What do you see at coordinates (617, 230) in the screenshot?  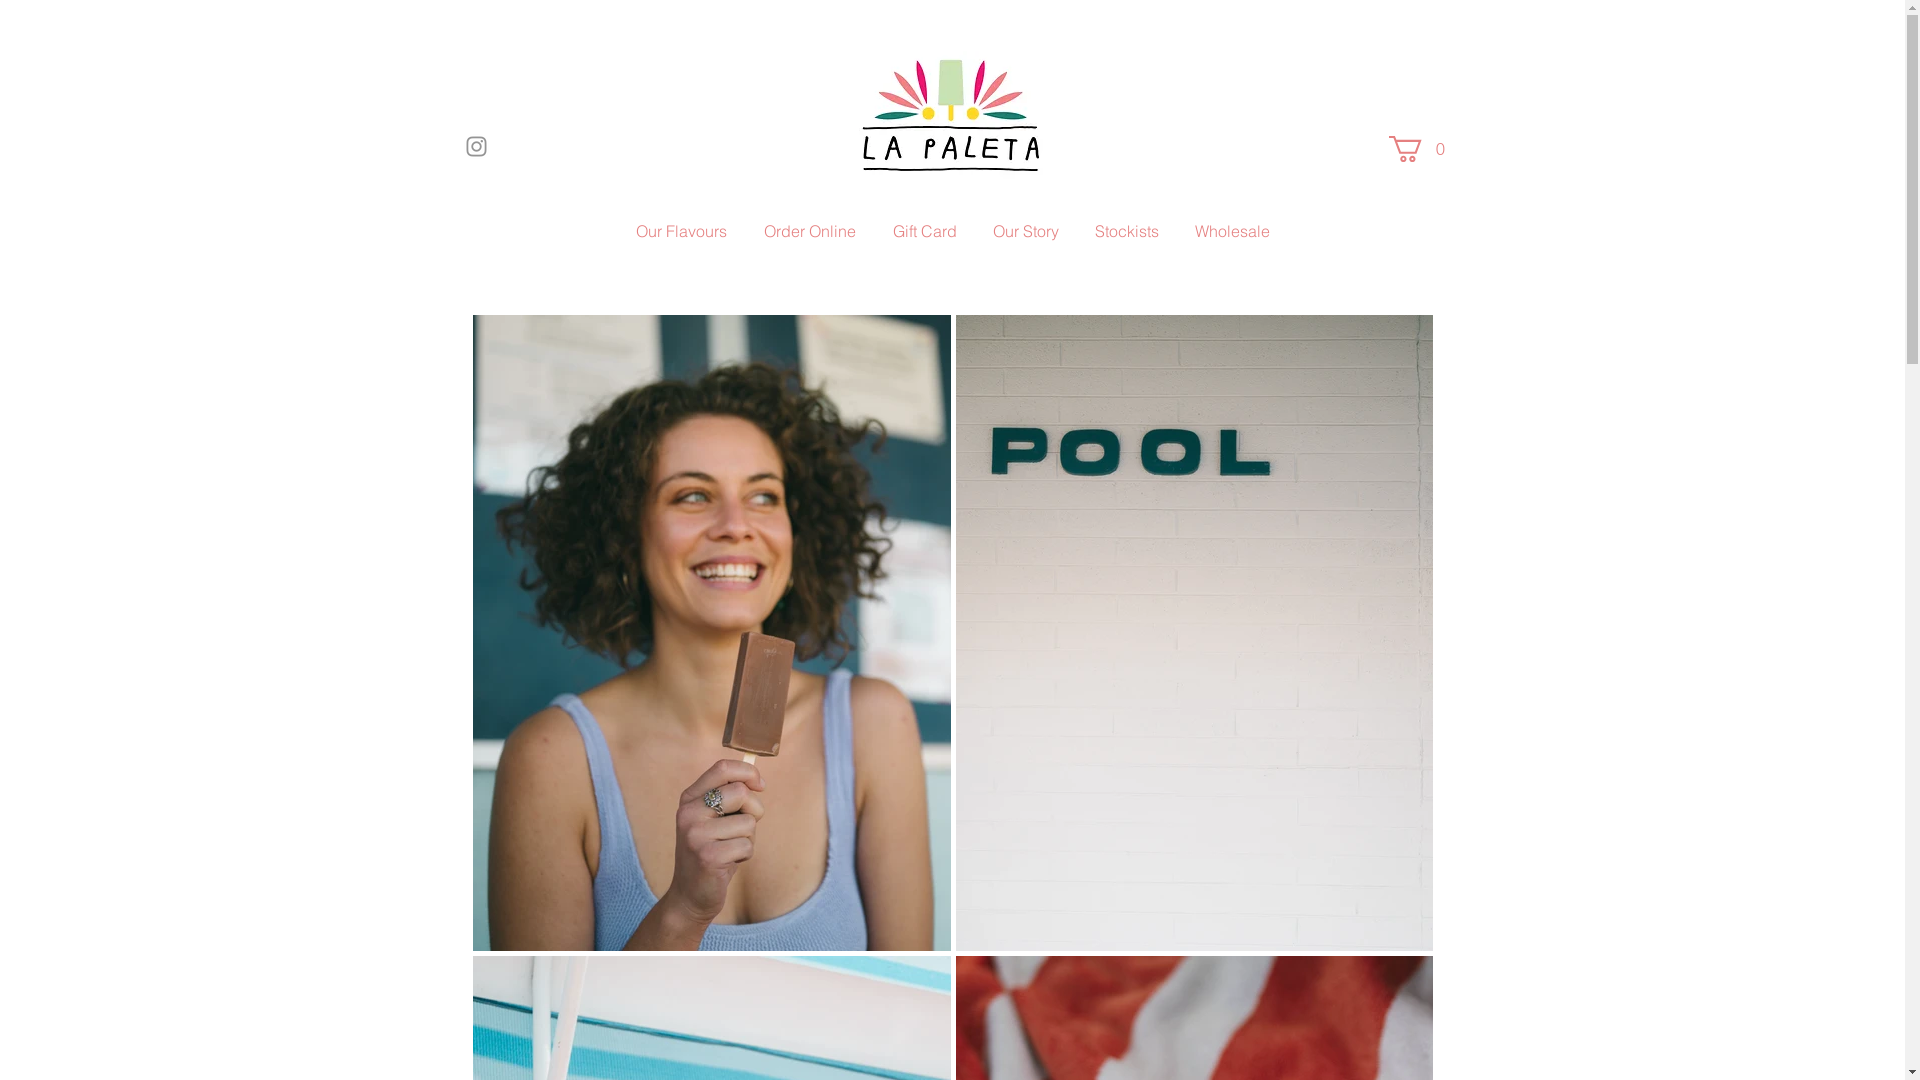 I see `'Our Flavours'` at bounding box center [617, 230].